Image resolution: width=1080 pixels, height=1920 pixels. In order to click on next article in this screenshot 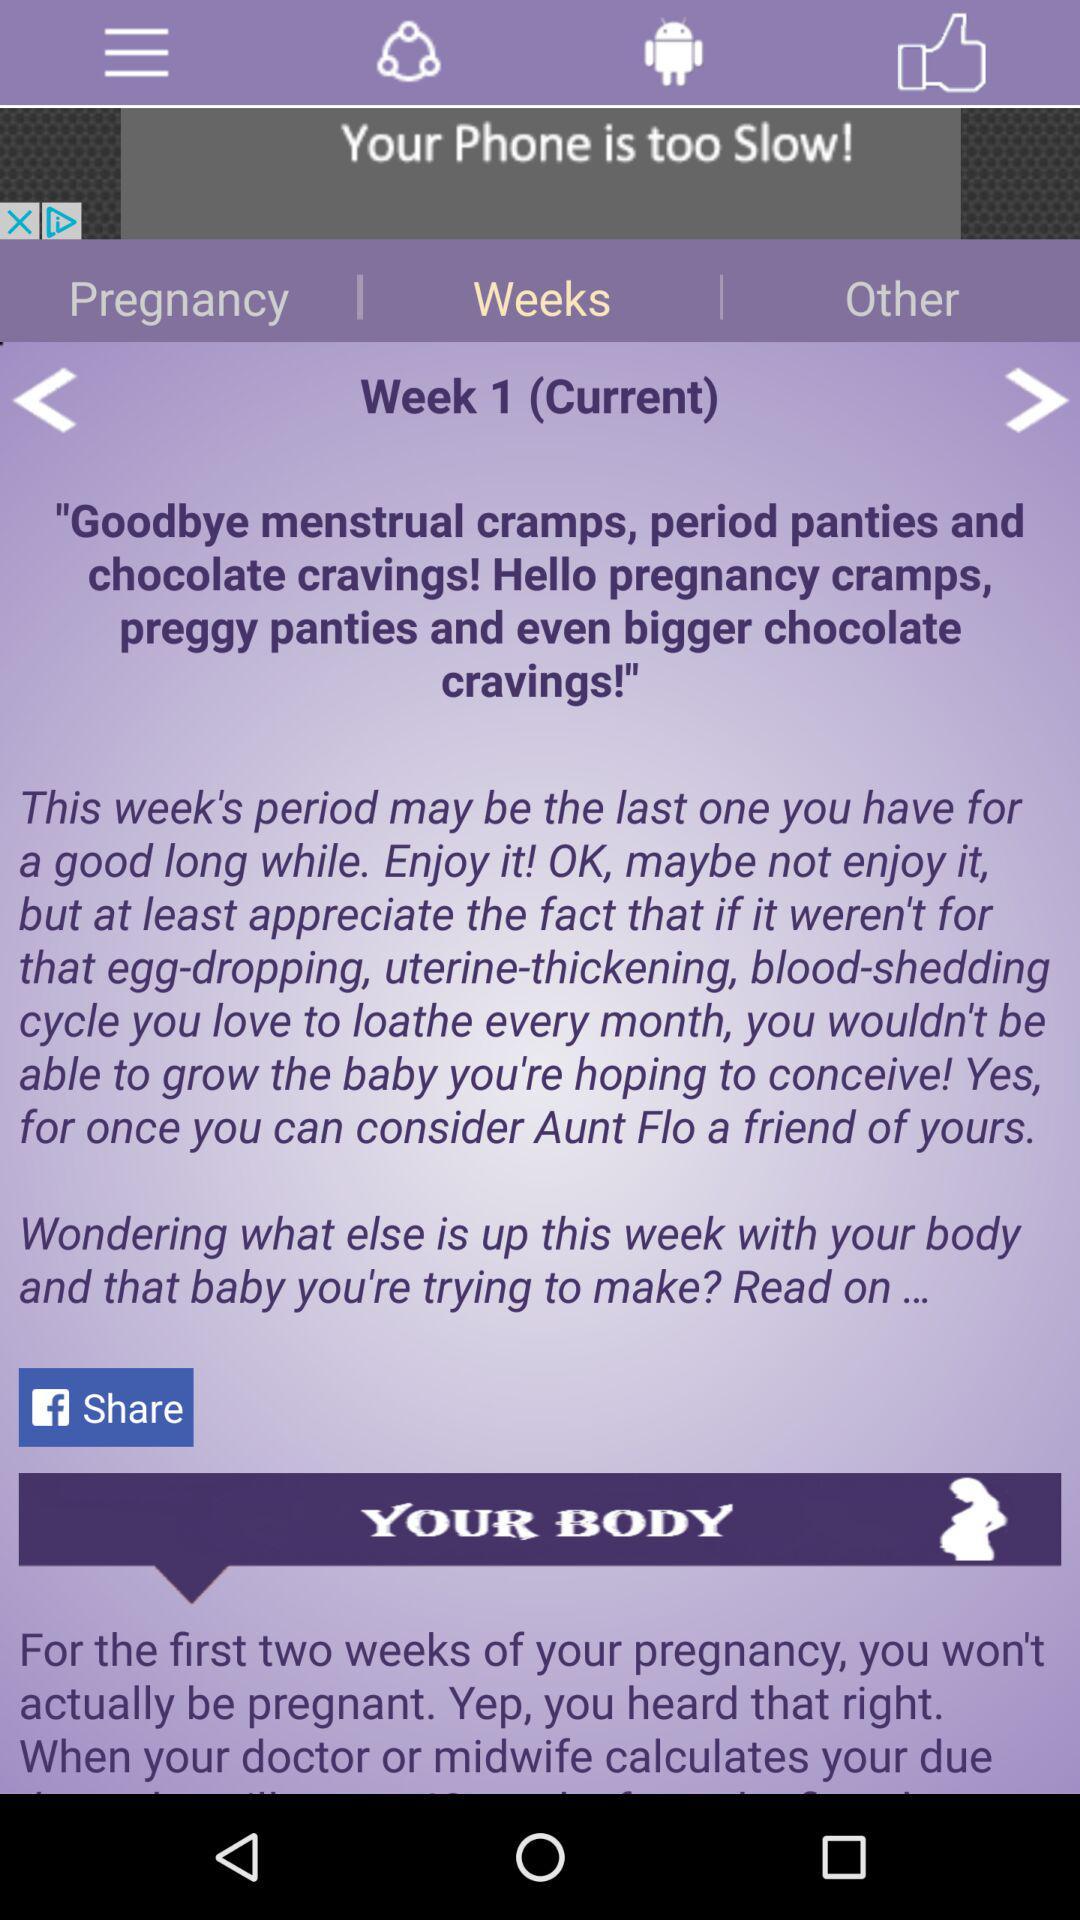, I will do `click(1035, 399)`.